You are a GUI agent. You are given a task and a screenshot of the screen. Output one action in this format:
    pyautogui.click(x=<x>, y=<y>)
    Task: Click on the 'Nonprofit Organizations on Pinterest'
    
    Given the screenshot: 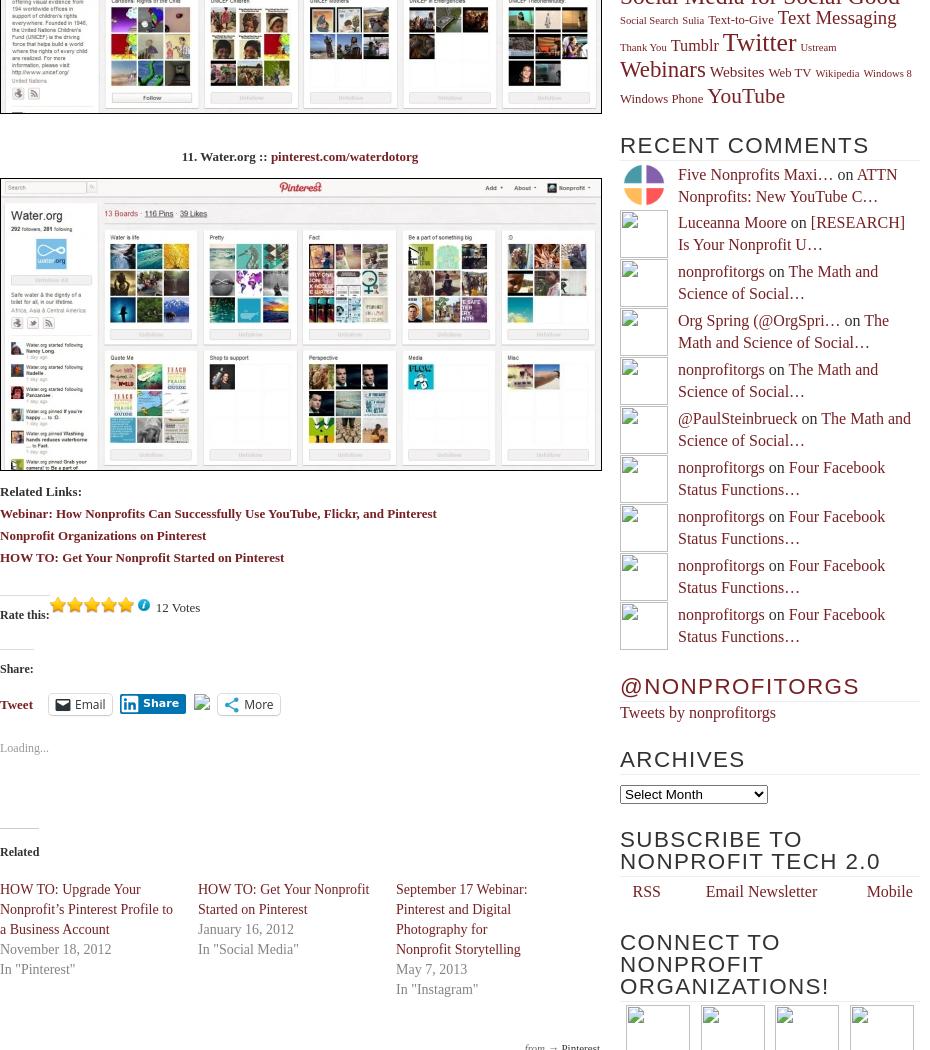 What is the action you would take?
    pyautogui.click(x=103, y=534)
    